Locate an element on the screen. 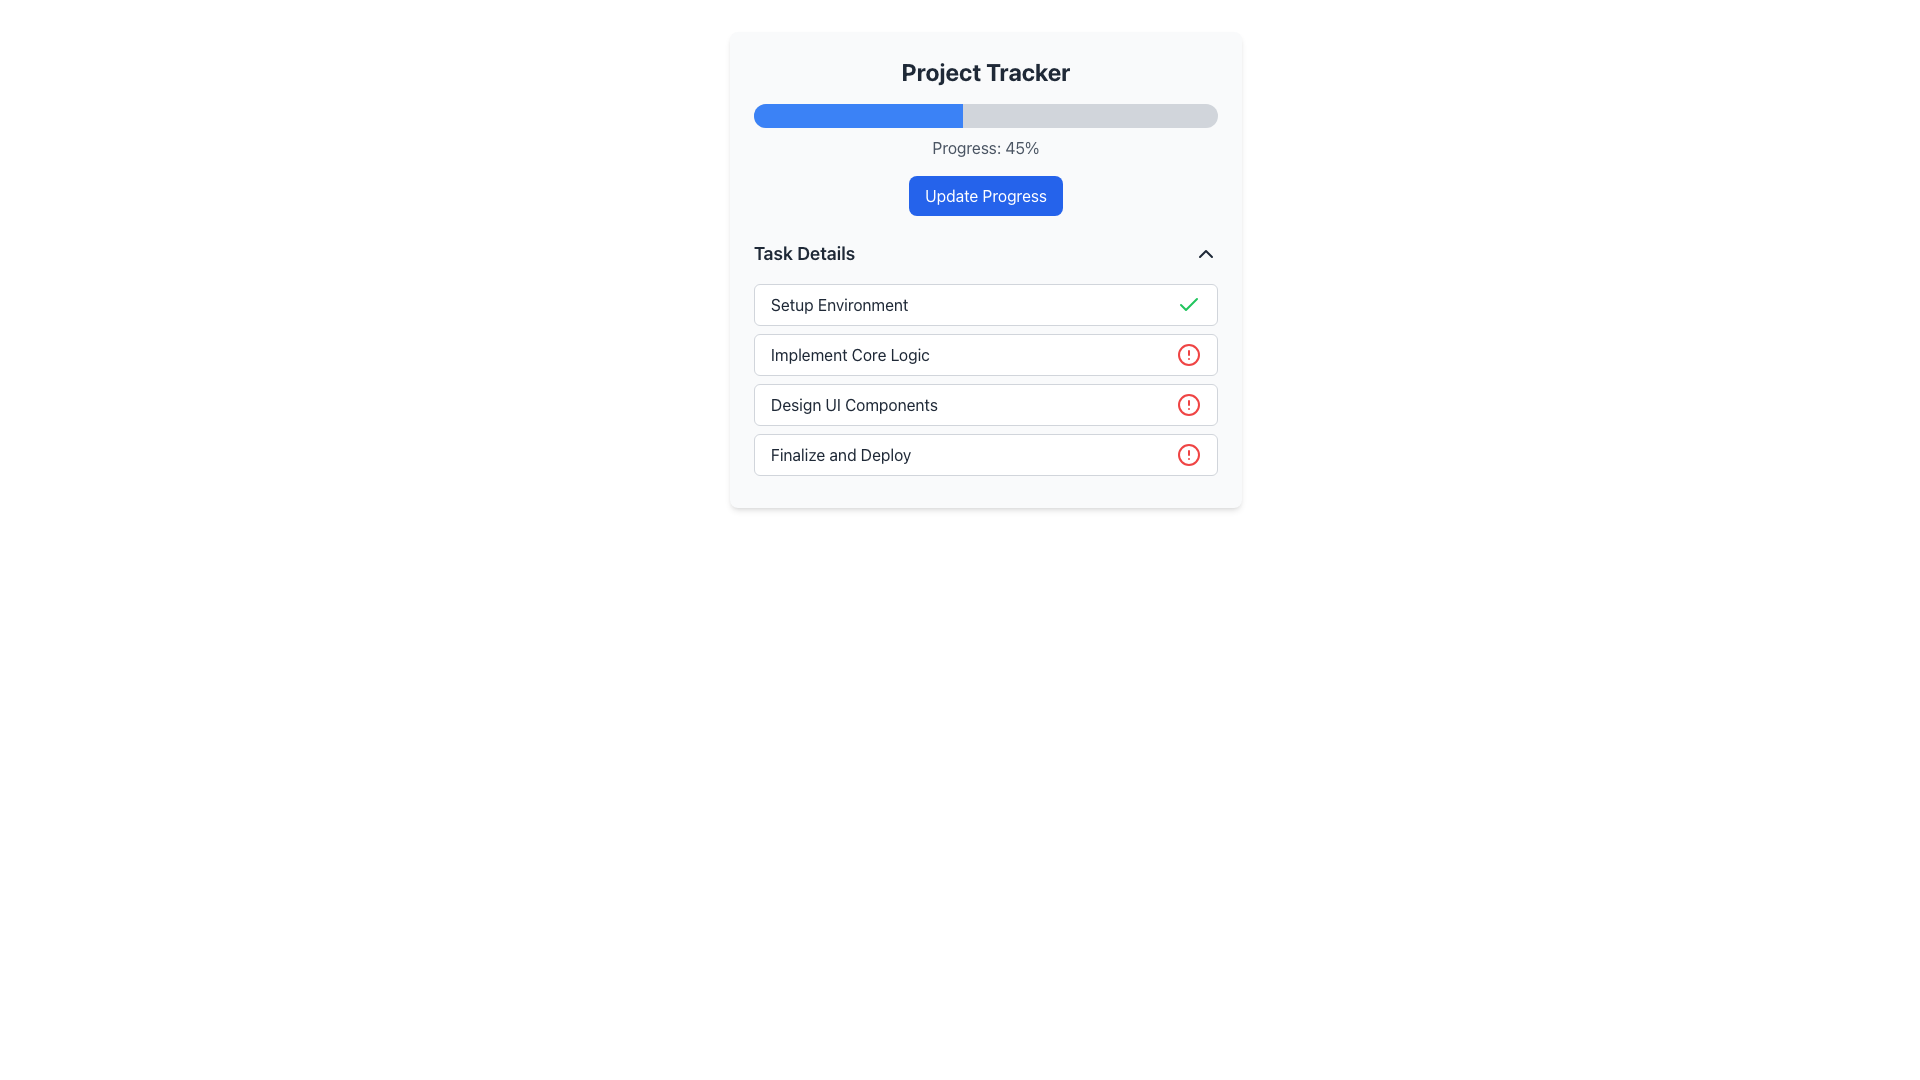 This screenshot has height=1080, width=1920. the individual tasks within the 'Project Tracker' Dashboard Widget by clicking on the task details section to gather more information is located at coordinates (985, 270).